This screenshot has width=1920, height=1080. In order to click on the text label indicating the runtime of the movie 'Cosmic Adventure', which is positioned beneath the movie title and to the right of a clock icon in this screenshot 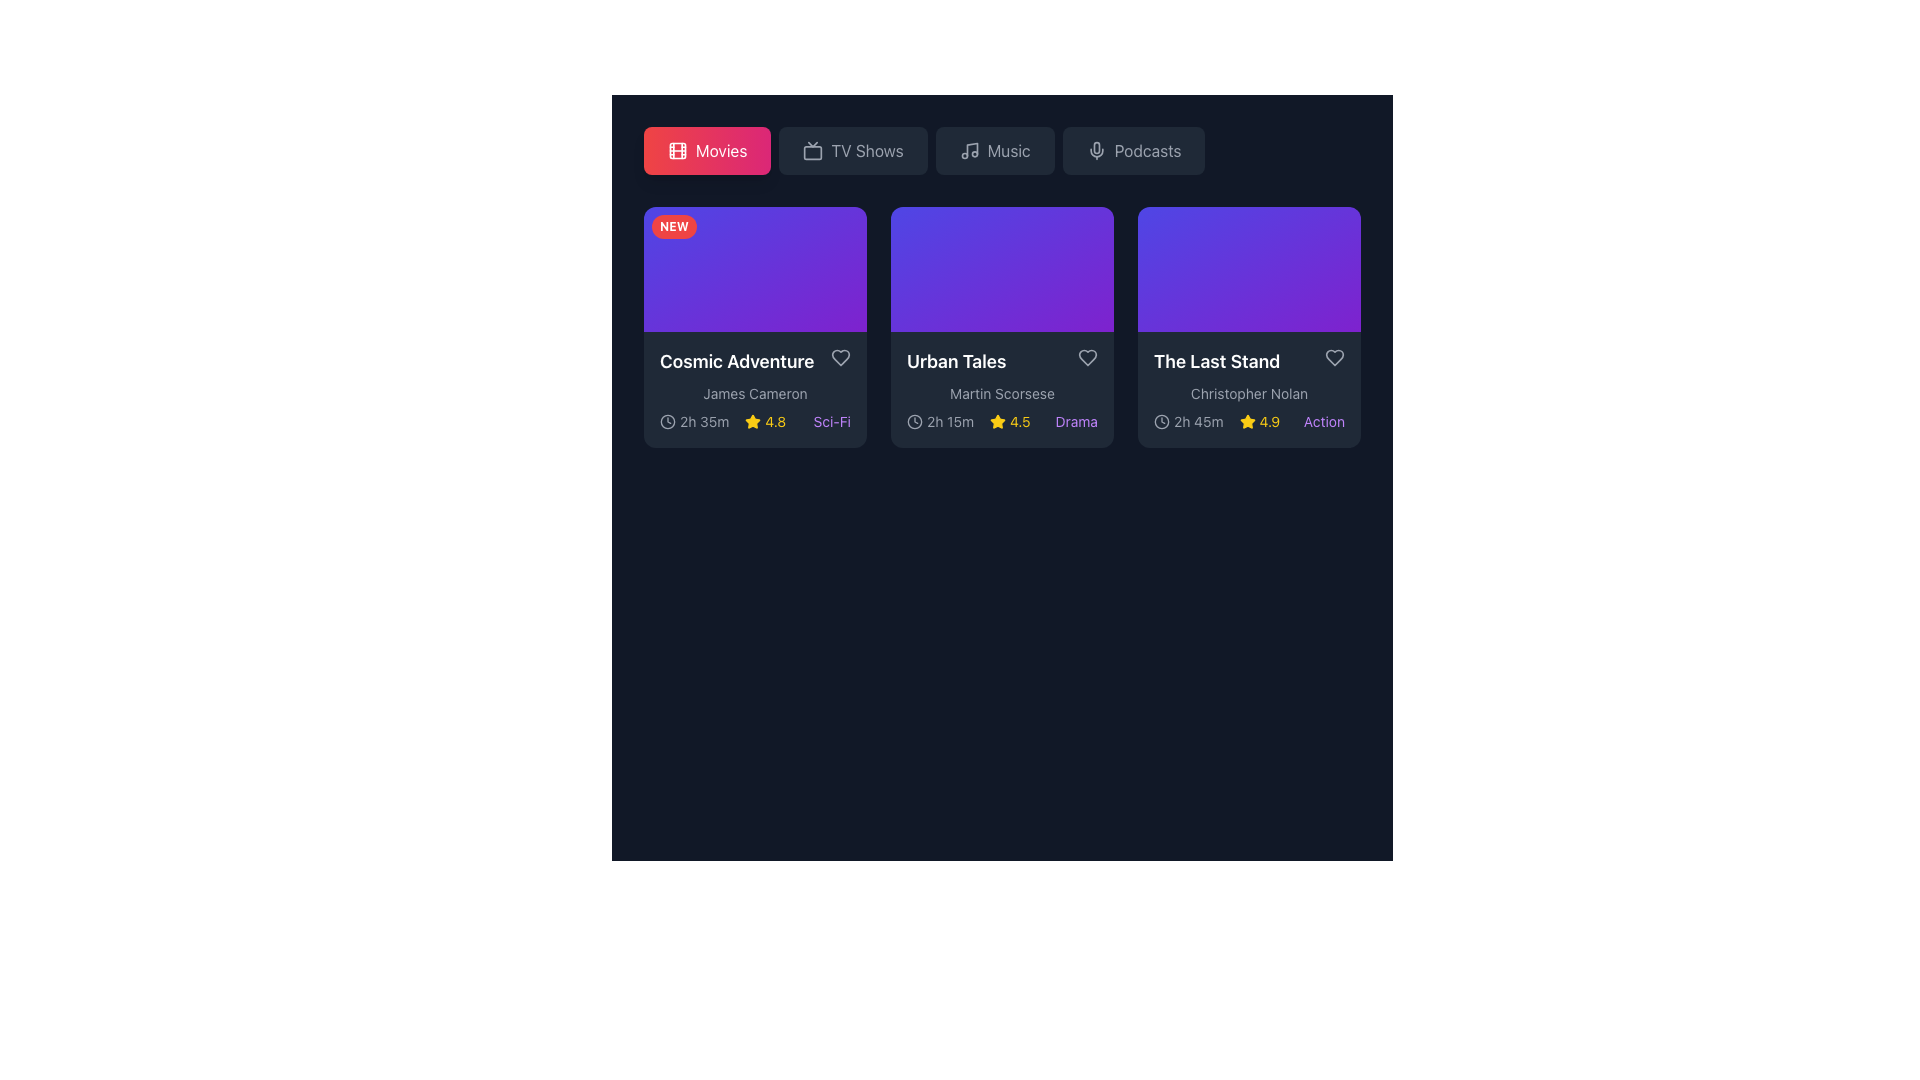, I will do `click(704, 421)`.